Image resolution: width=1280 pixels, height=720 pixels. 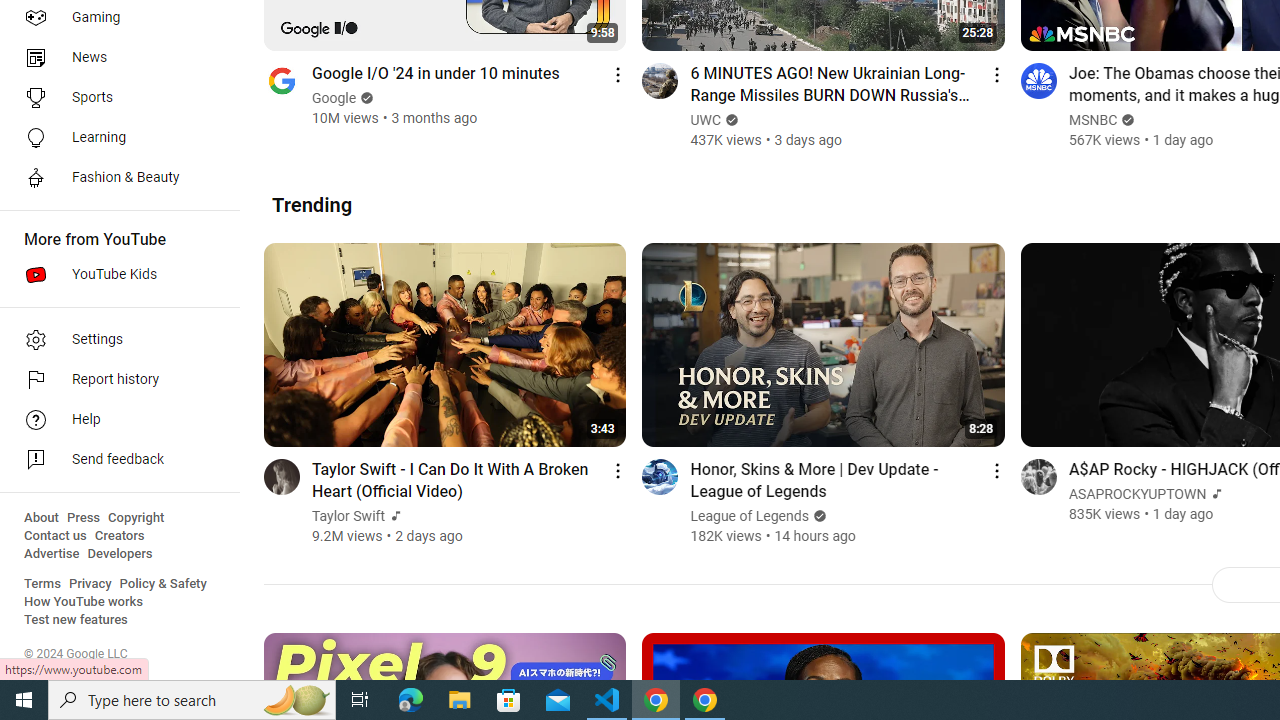 I want to click on 'League of Legends', so click(x=749, y=515).